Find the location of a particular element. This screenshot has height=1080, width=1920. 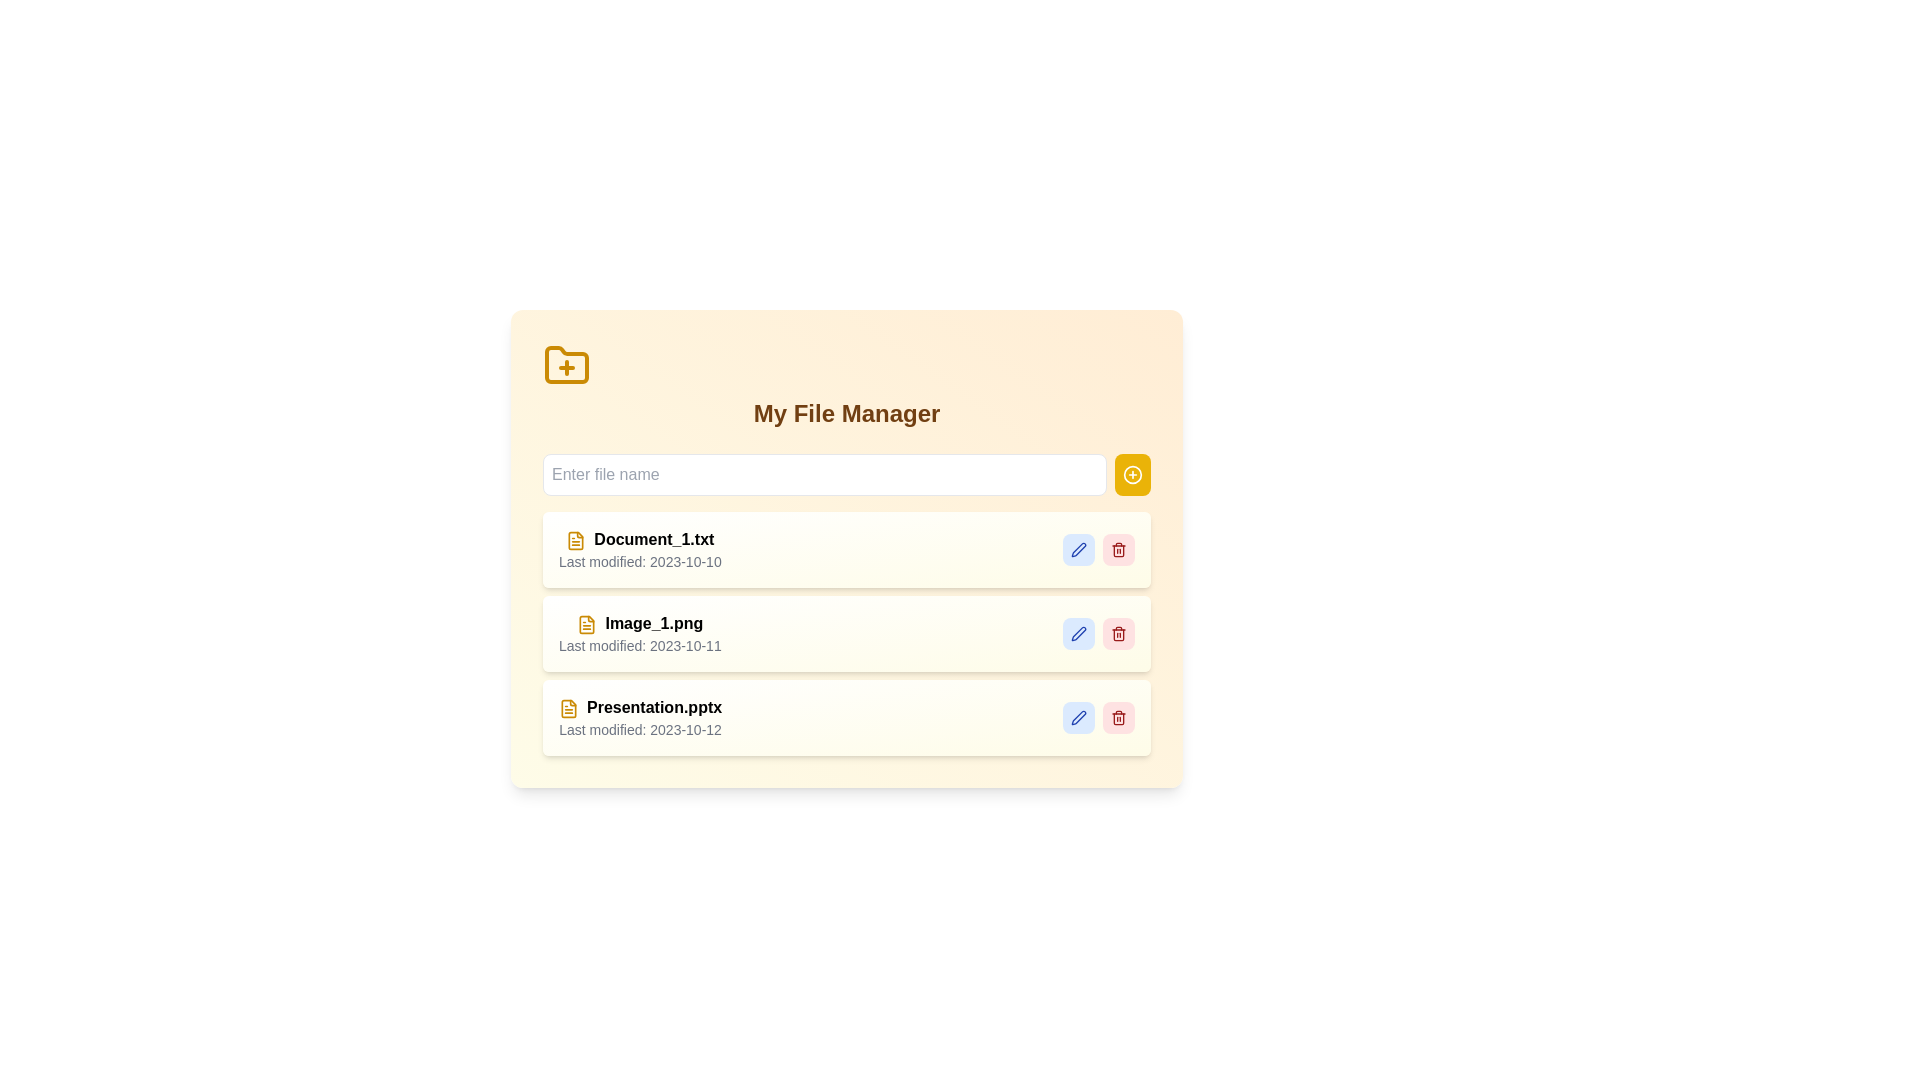

the file entry item representing the text file, located at the center-left part of the interface is located at coordinates (638, 550).